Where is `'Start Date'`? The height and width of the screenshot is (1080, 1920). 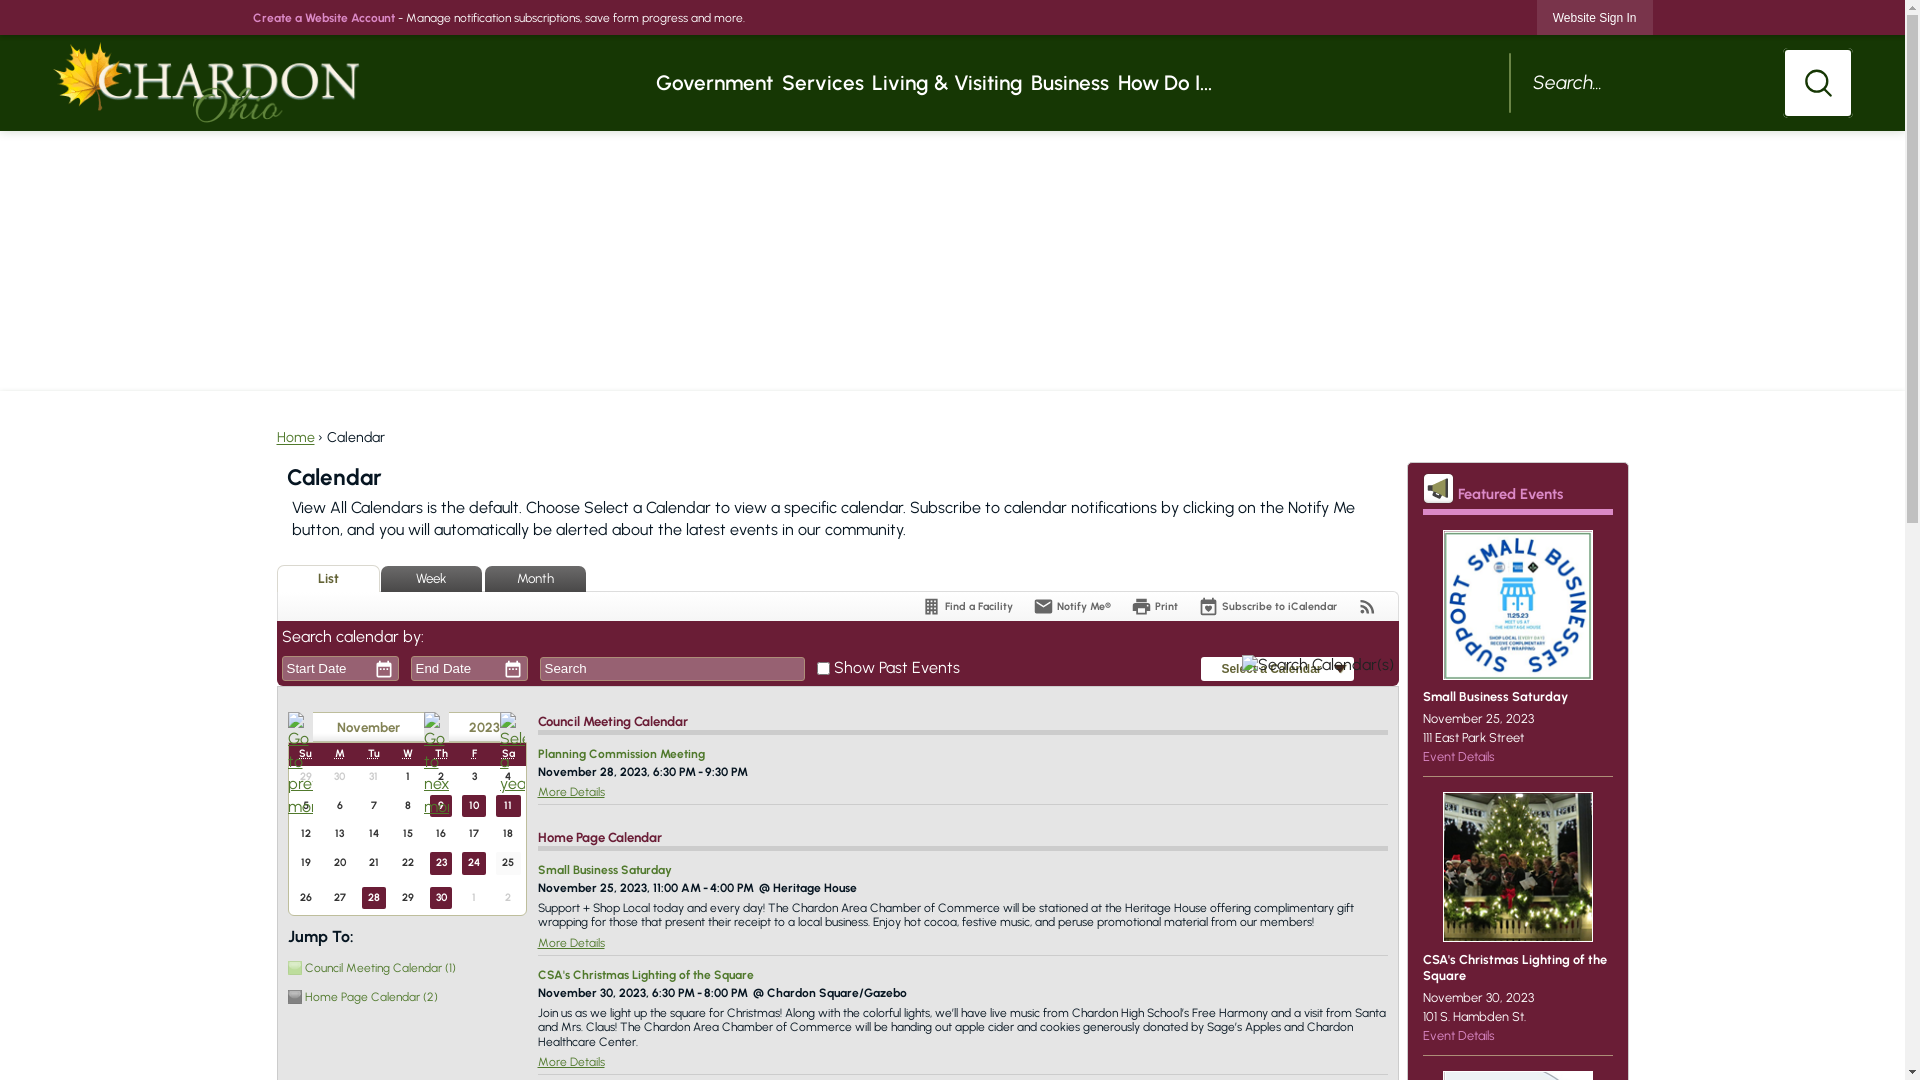 'Start Date' is located at coordinates (323, 668).